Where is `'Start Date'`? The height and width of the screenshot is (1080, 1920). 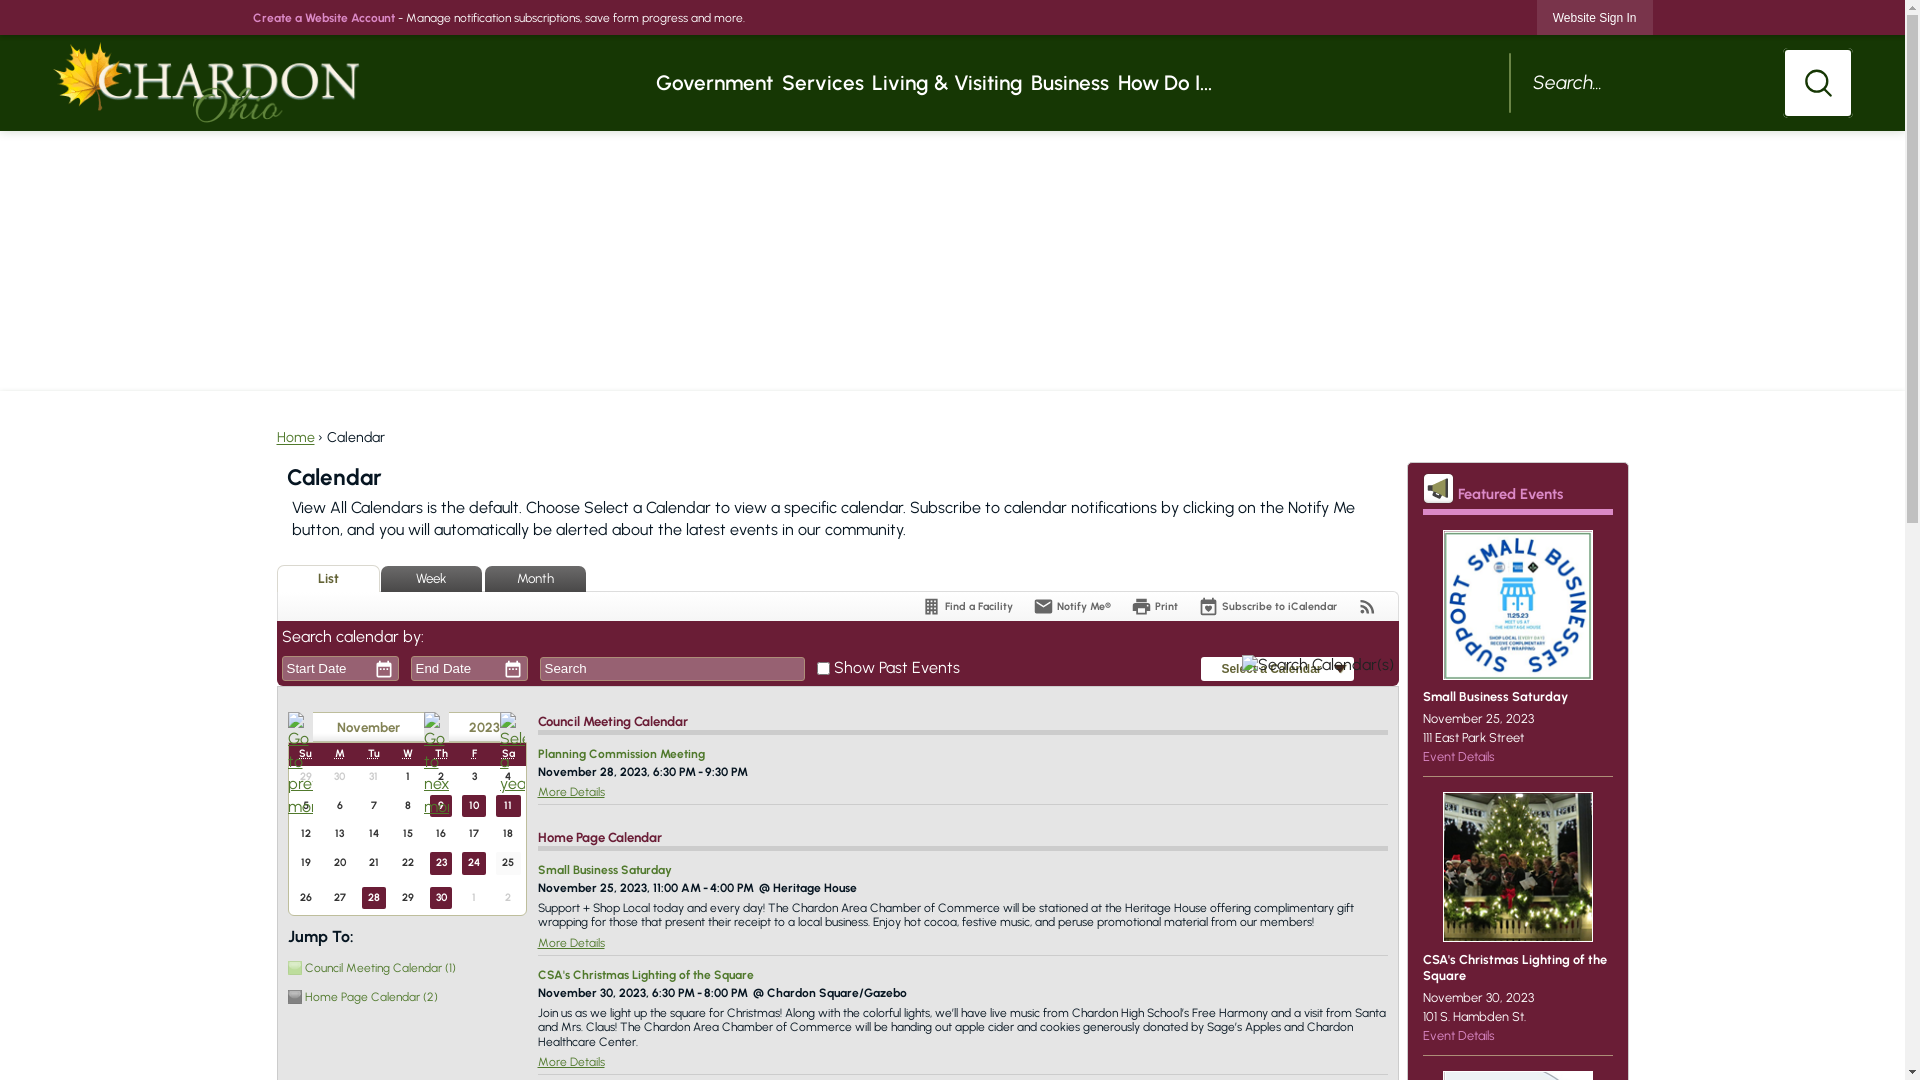 'Start Date' is located at coordinates (323, 668).